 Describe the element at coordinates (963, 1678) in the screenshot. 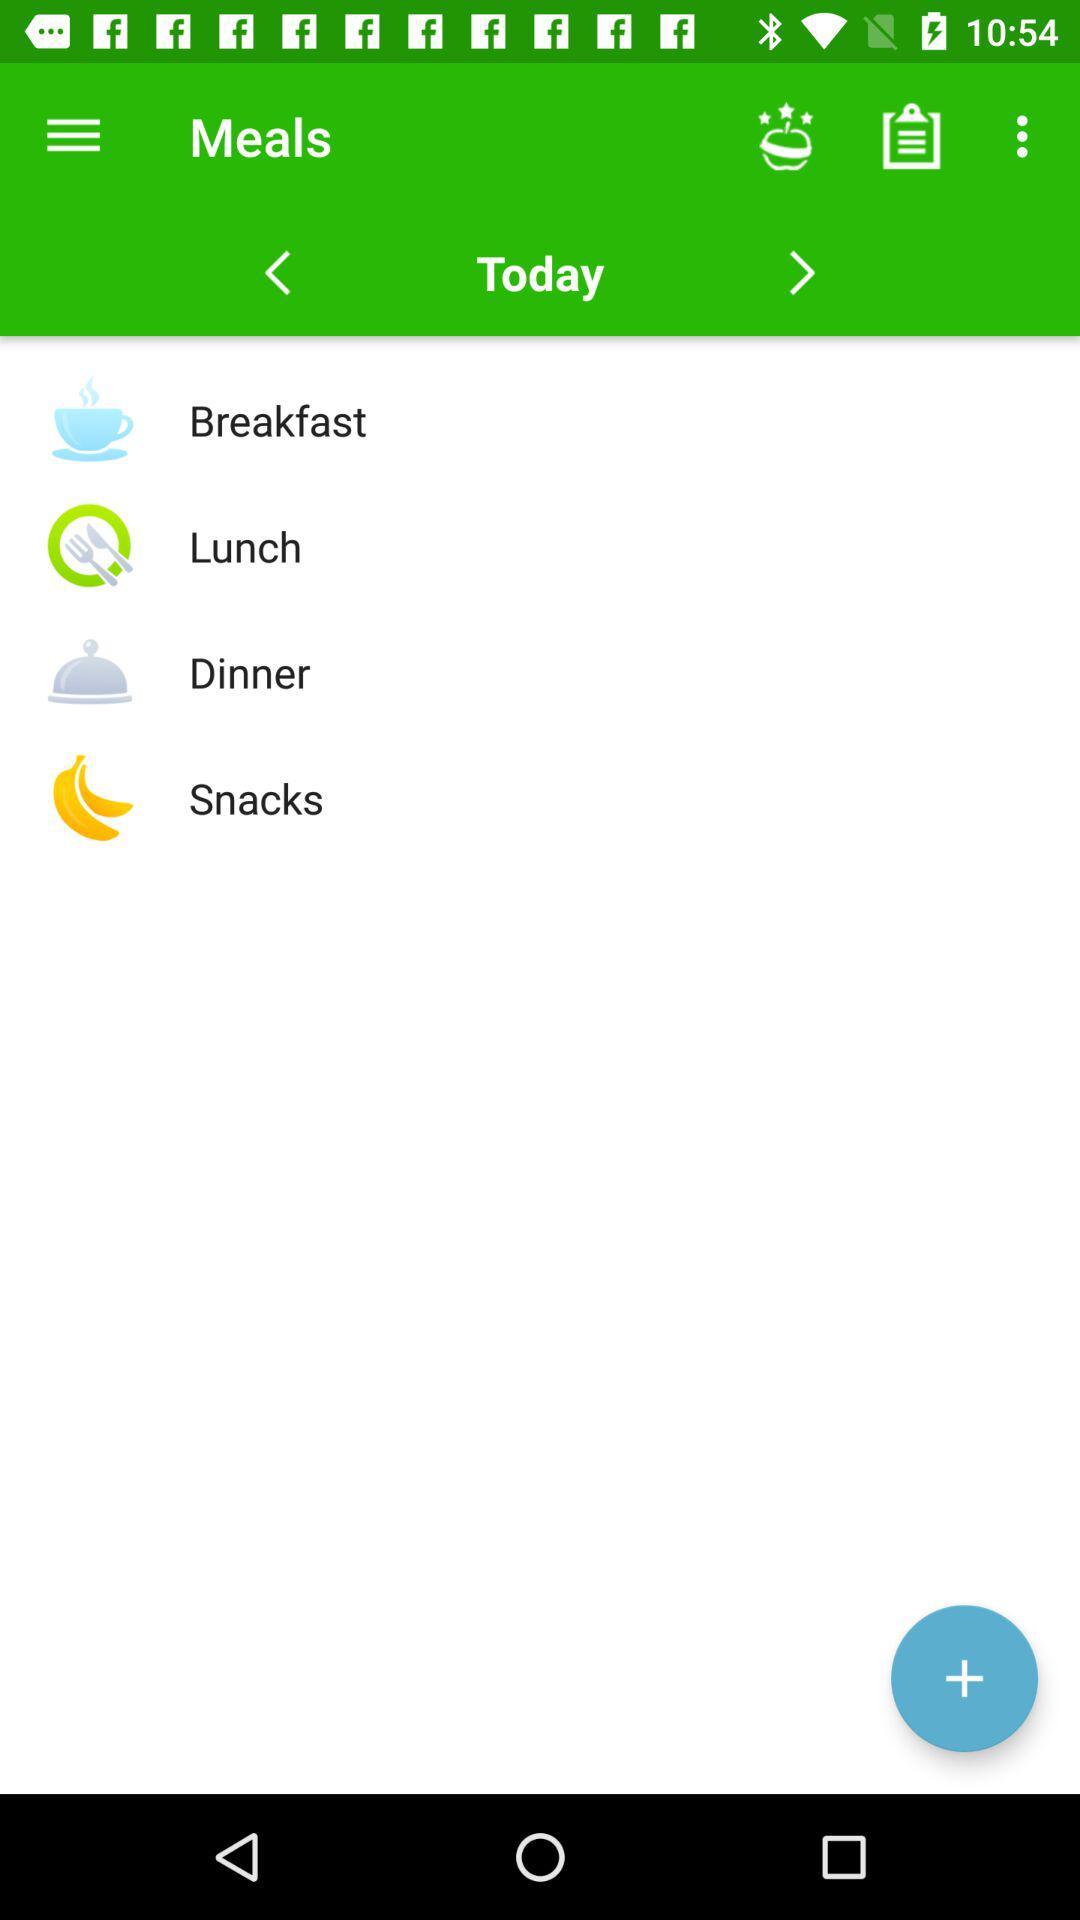

I see `the add icon` at that location.